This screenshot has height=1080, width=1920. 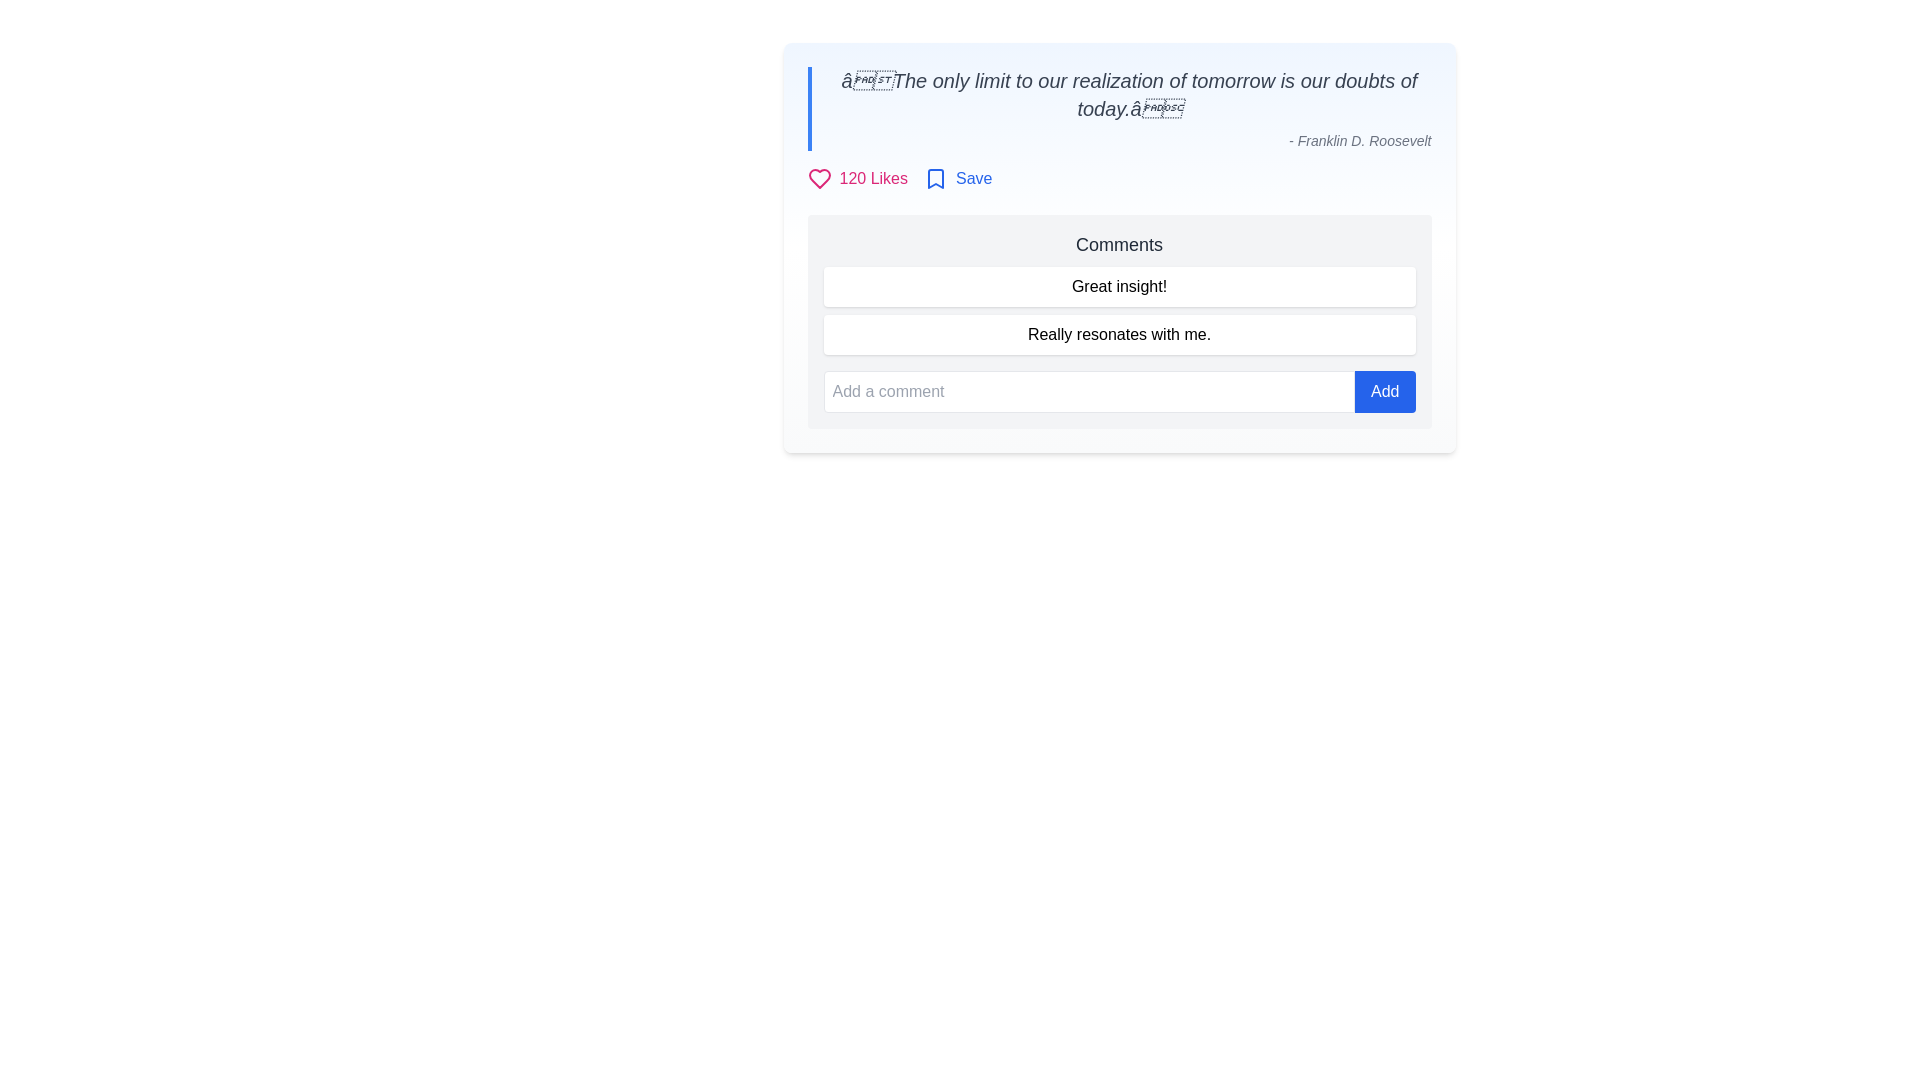 I want to click on the heart-shaped icon button with a pink outline, located next to the '120 Likes' text, so click(x=819, y=177).